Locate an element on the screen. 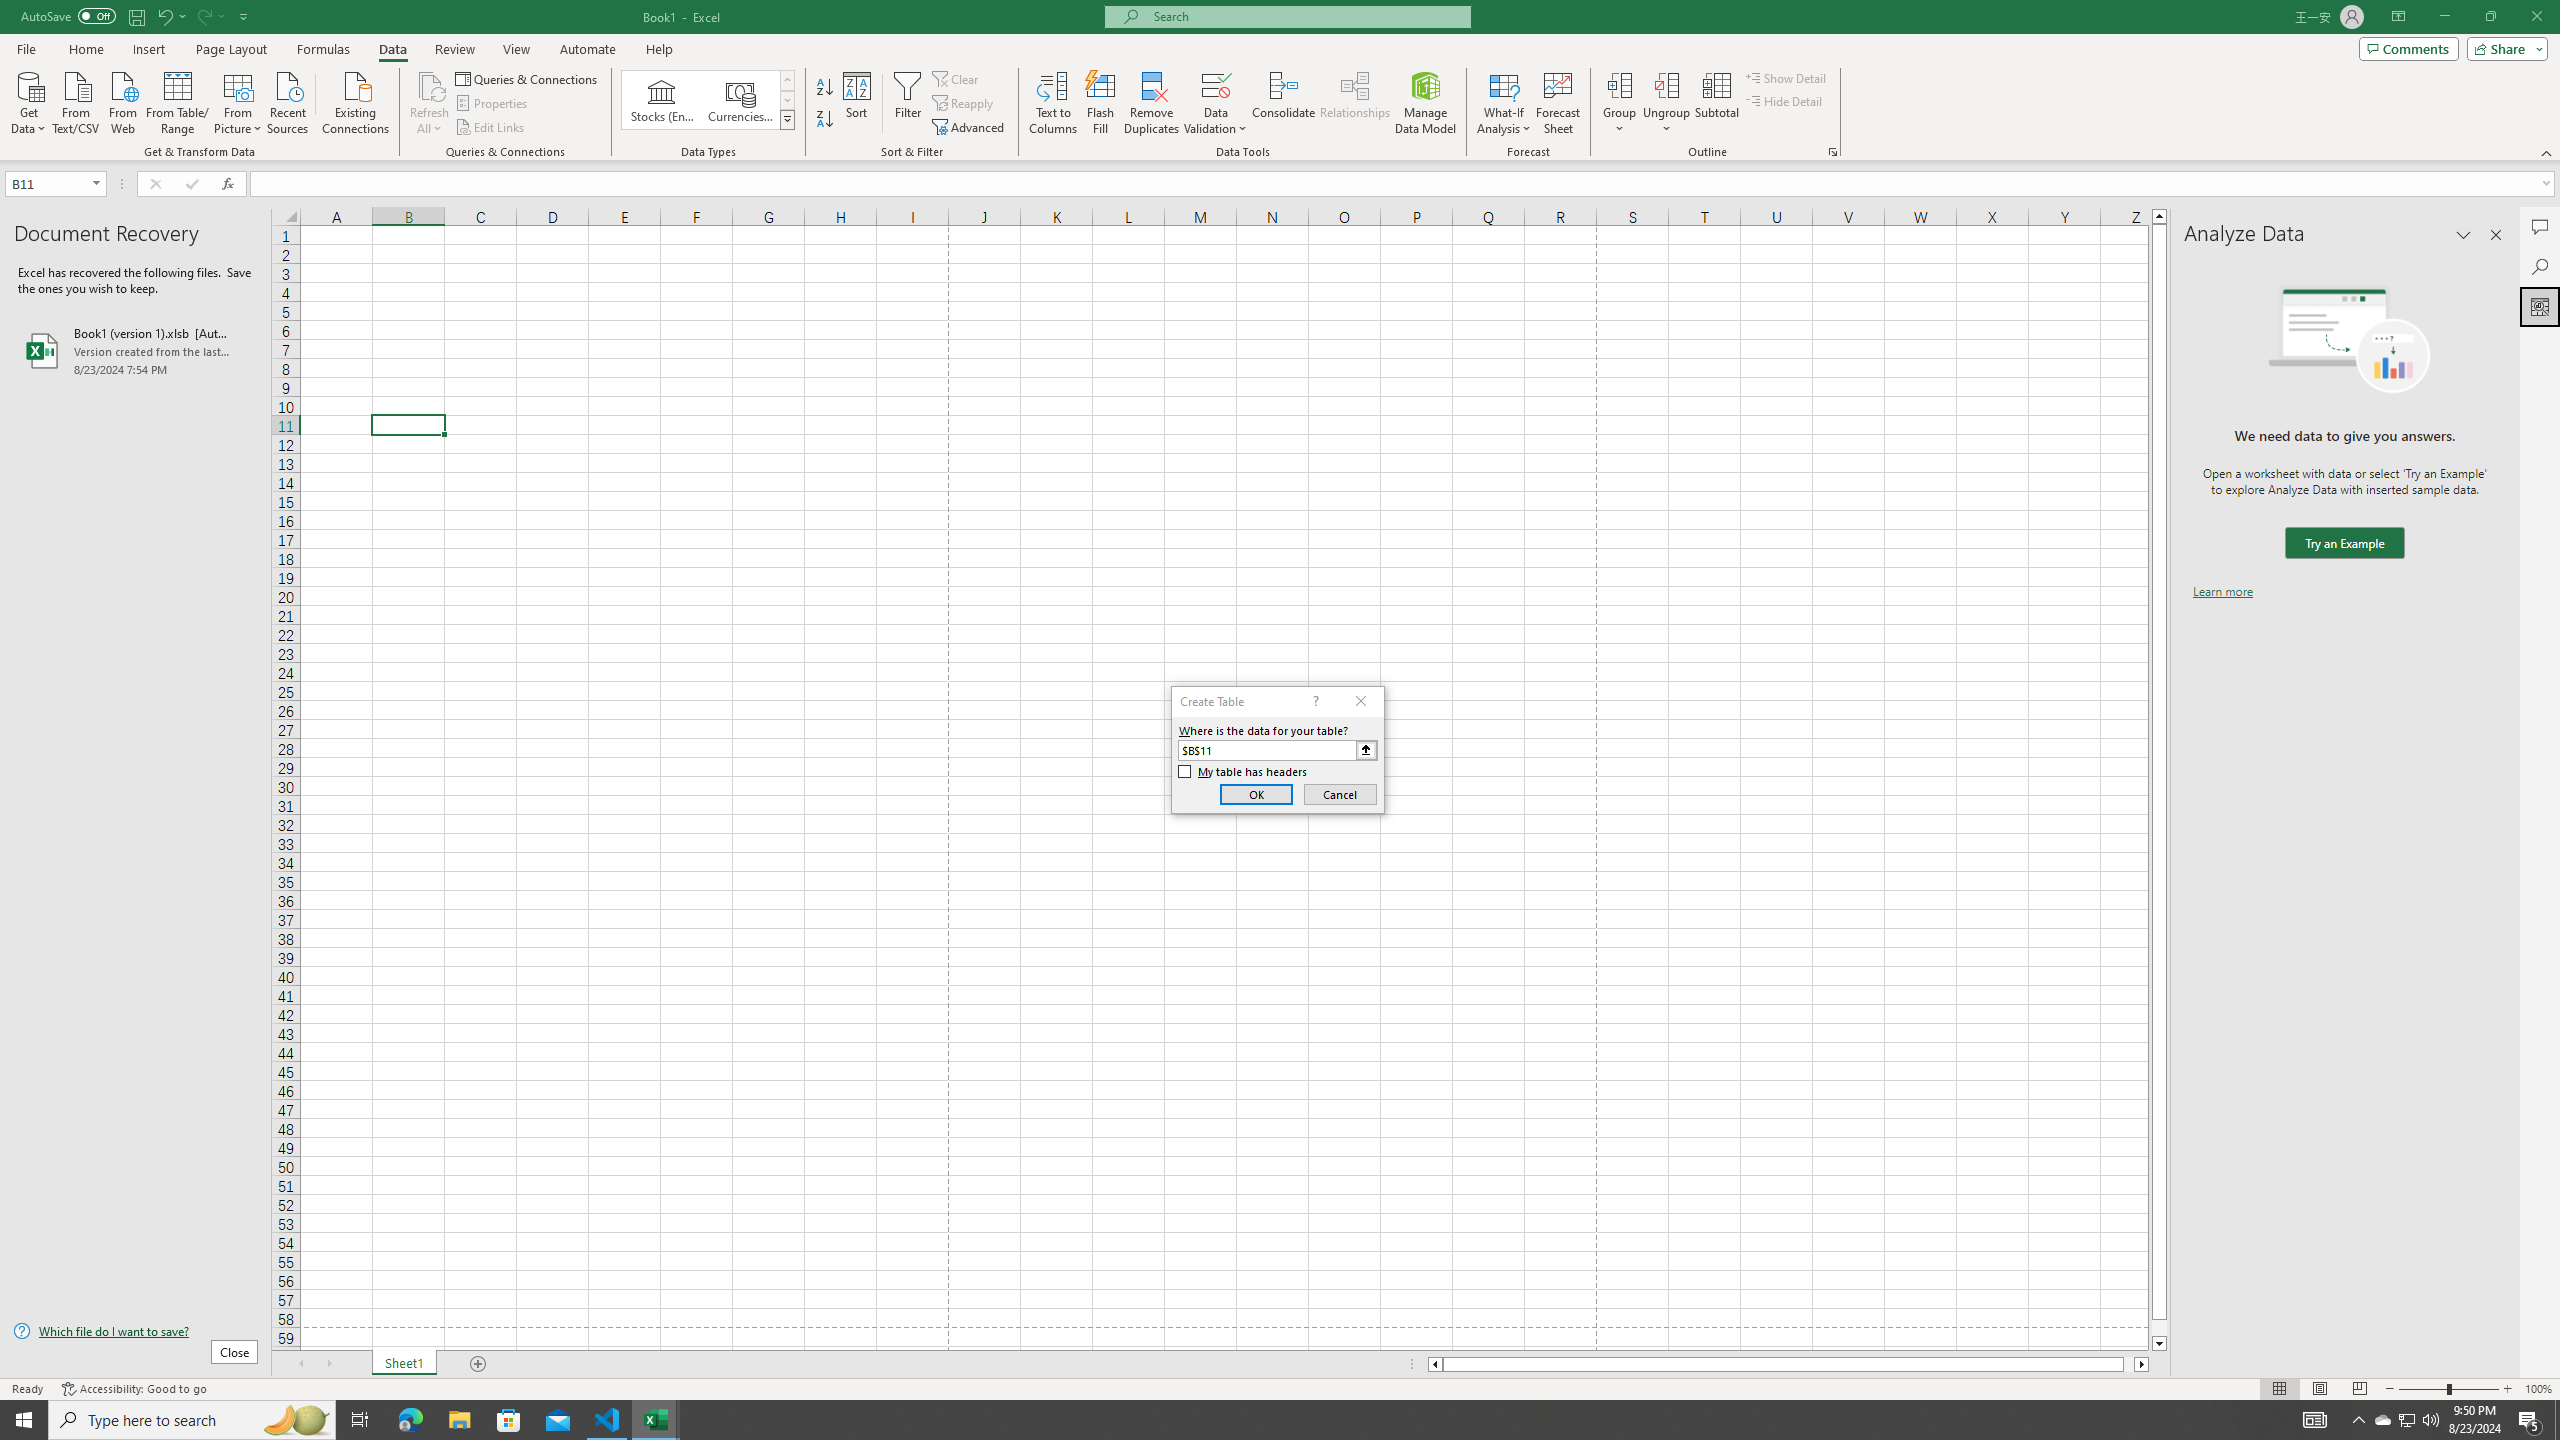 The height and width of the screenshot is (1440, 2560). 'Home' is located at coordinates (85, 49).